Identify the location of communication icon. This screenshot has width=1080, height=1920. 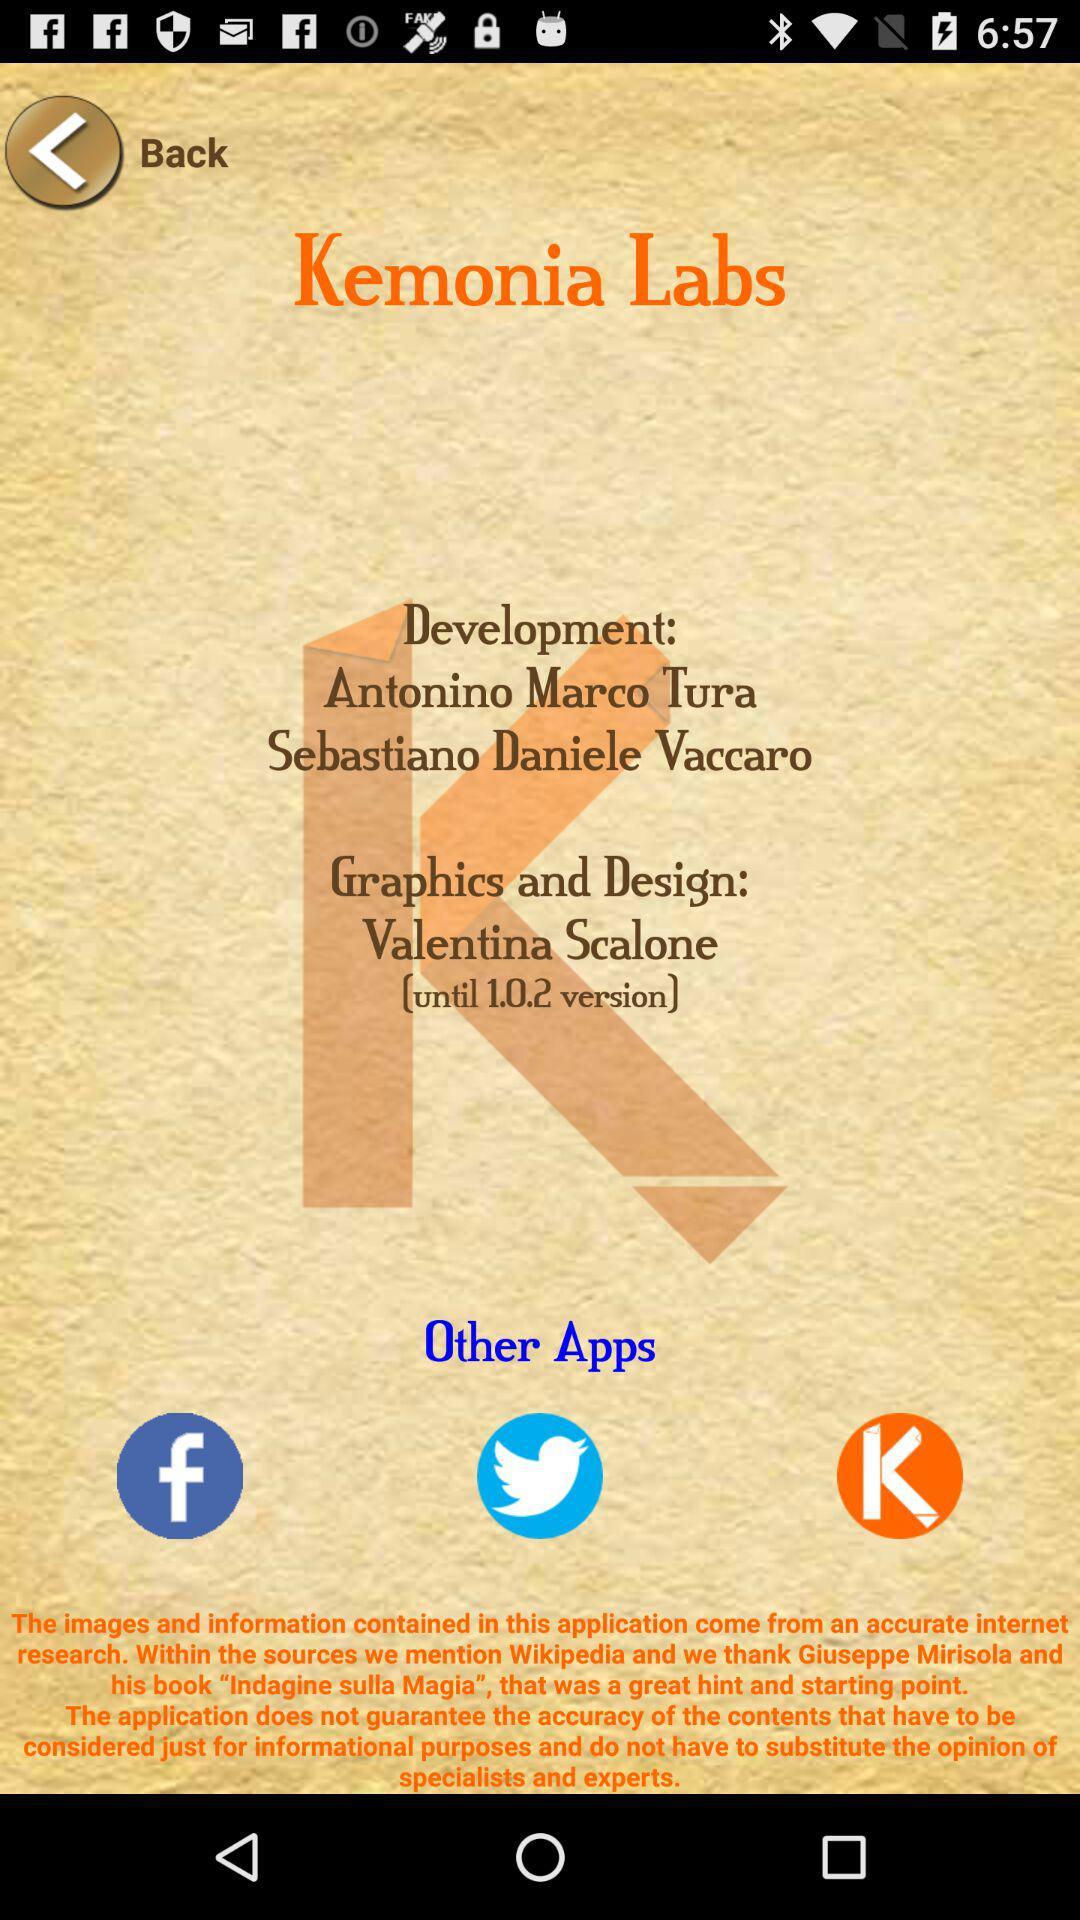
(898, 1476).